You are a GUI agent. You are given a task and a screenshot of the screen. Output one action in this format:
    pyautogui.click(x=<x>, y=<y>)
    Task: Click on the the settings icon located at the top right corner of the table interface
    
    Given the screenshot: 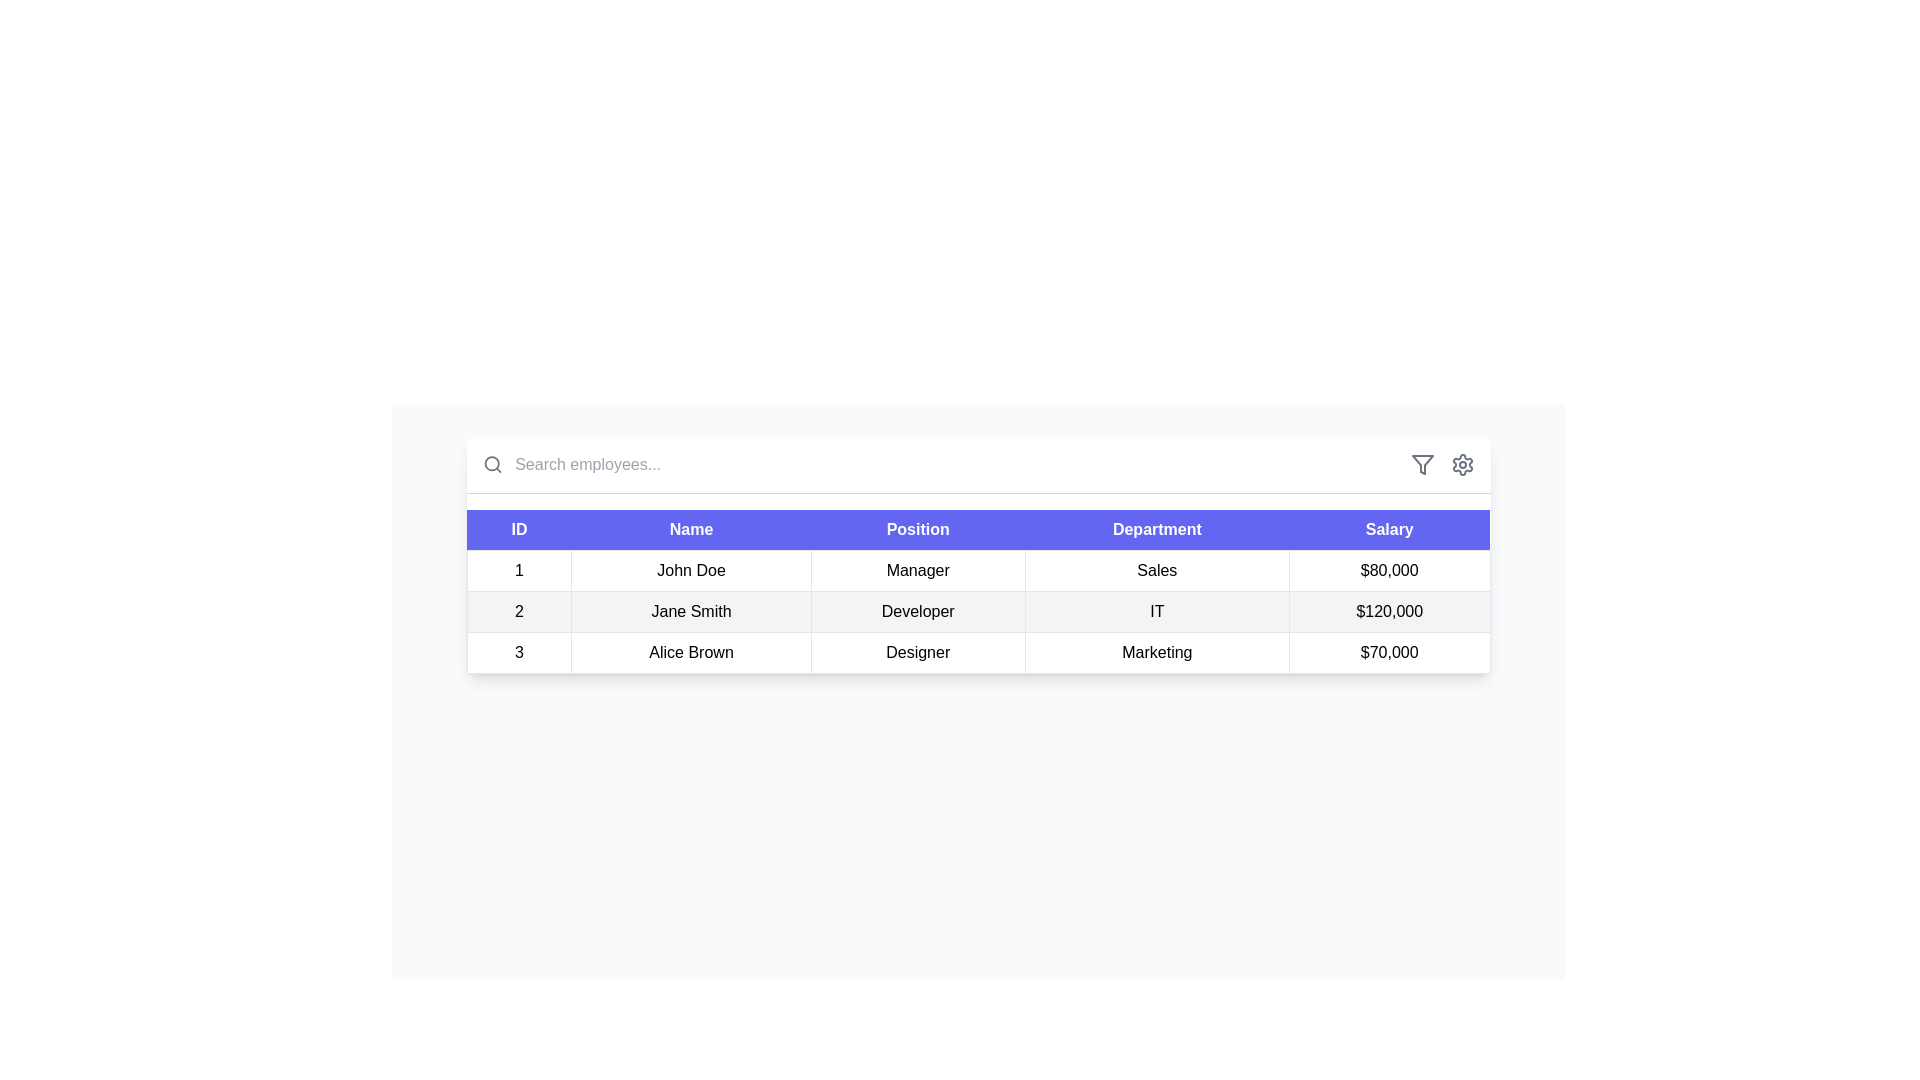 What is the action you would take?
    pyautogui.click(x=1462, y=465)
    